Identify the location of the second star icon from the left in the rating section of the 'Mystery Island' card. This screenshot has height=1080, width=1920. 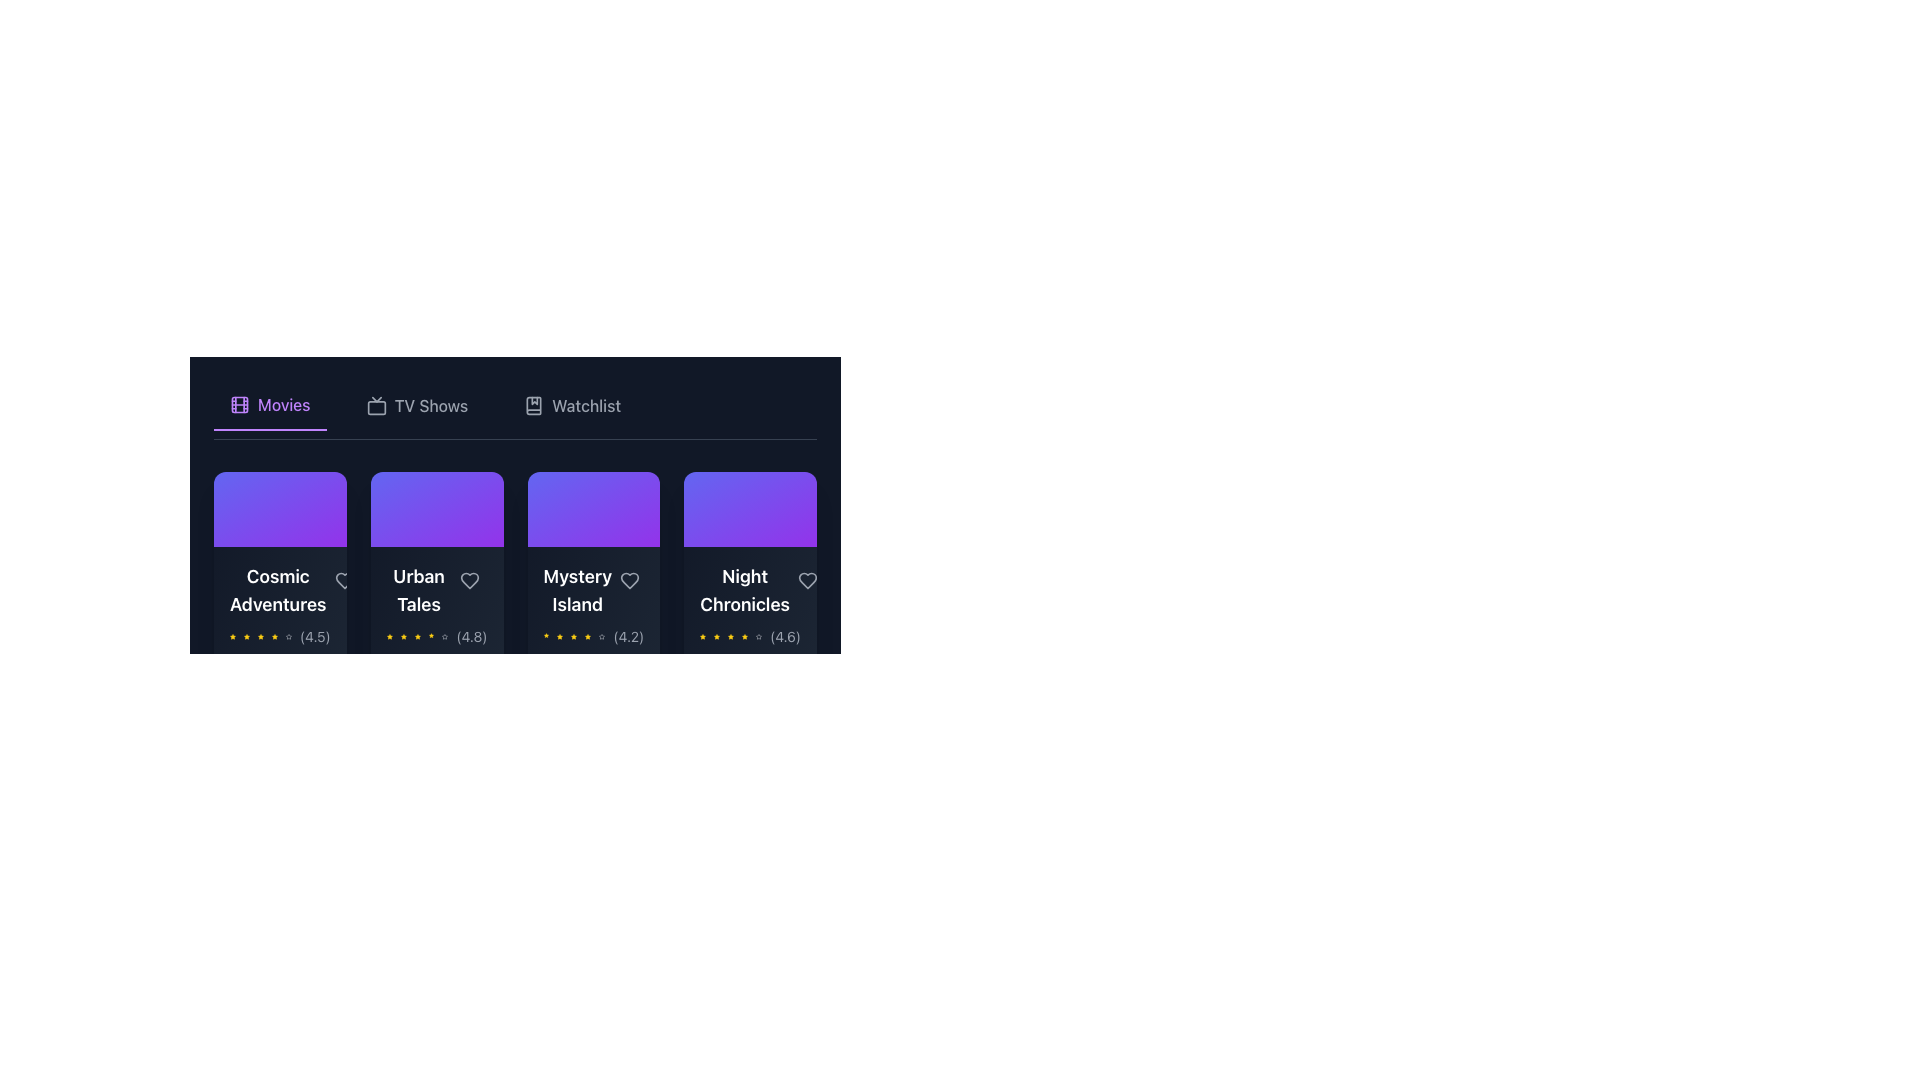
(560, 636).